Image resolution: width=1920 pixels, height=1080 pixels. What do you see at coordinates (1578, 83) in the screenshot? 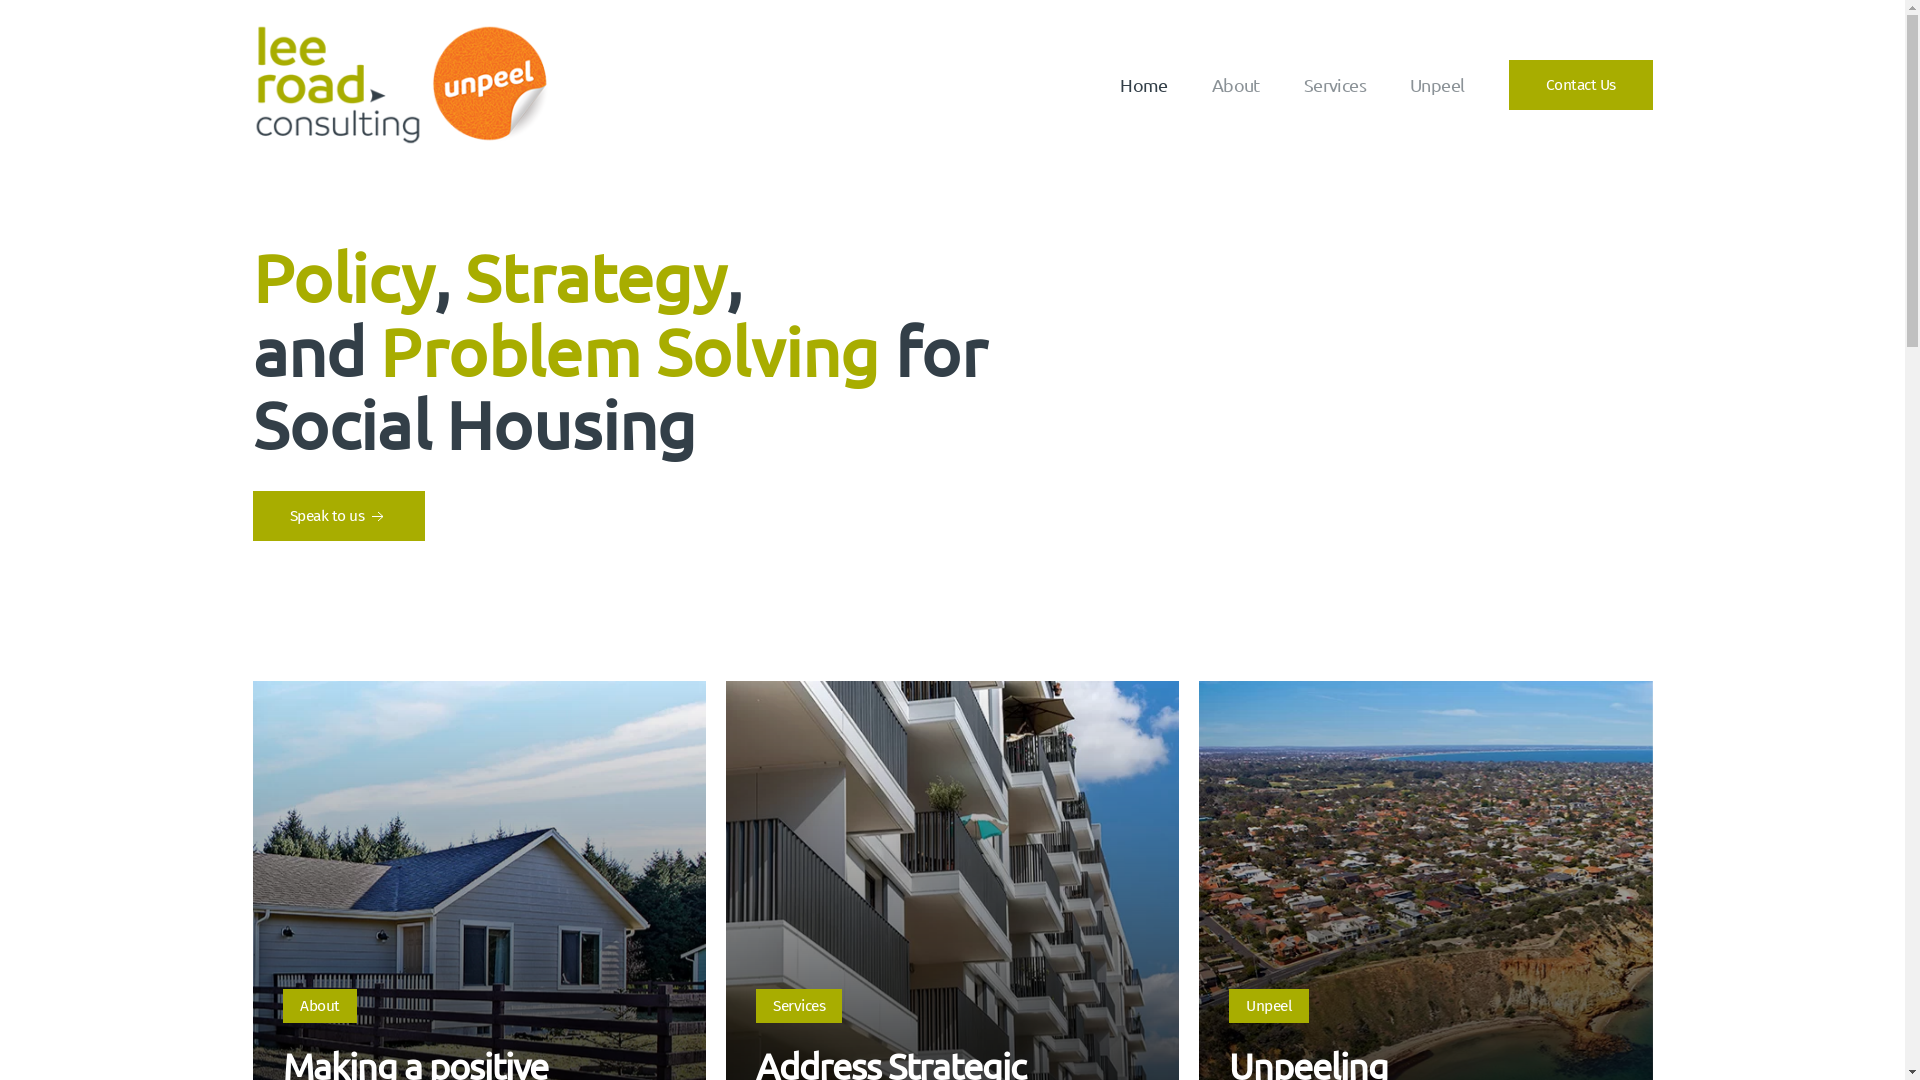
I see `'Contact Us'` at bounding box center [1578, 83].